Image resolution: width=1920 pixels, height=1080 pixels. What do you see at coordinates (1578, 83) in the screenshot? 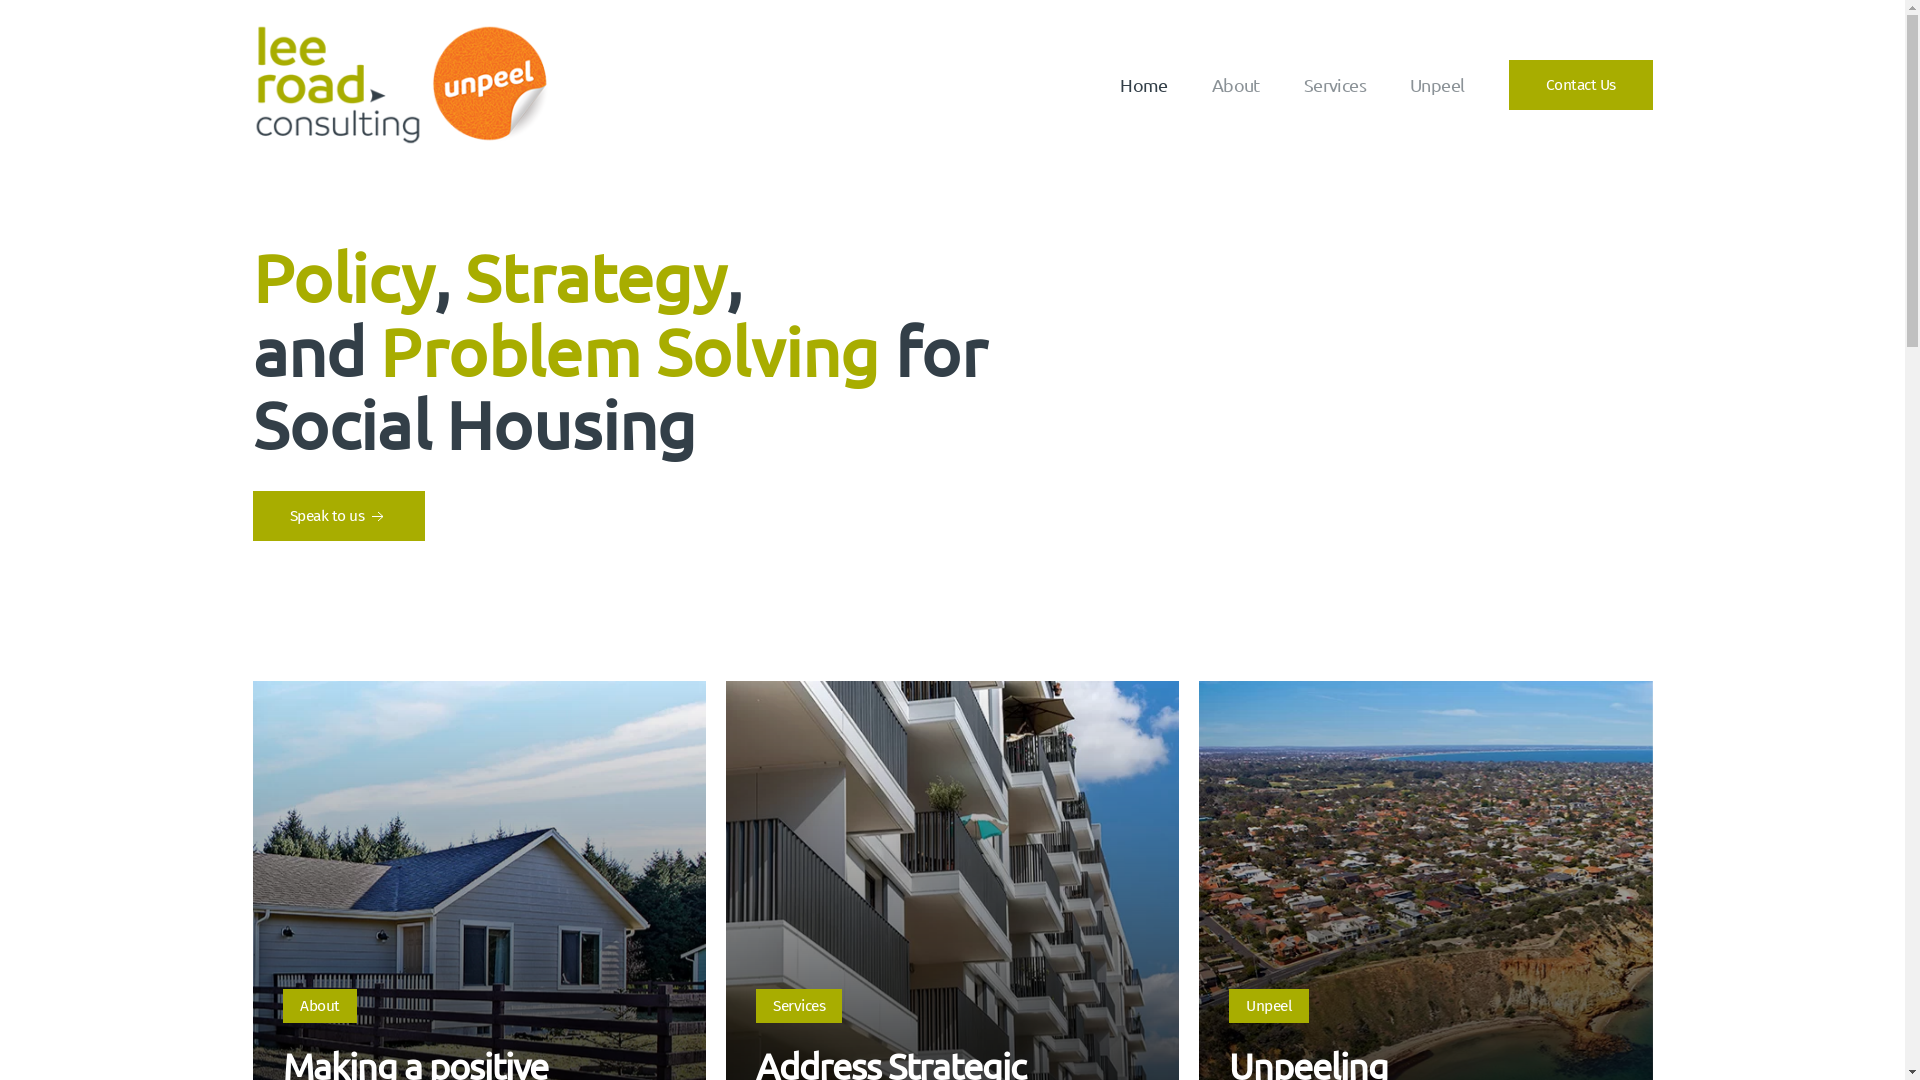
I see `'Contact Us'` at bounding box center [1578, 83].